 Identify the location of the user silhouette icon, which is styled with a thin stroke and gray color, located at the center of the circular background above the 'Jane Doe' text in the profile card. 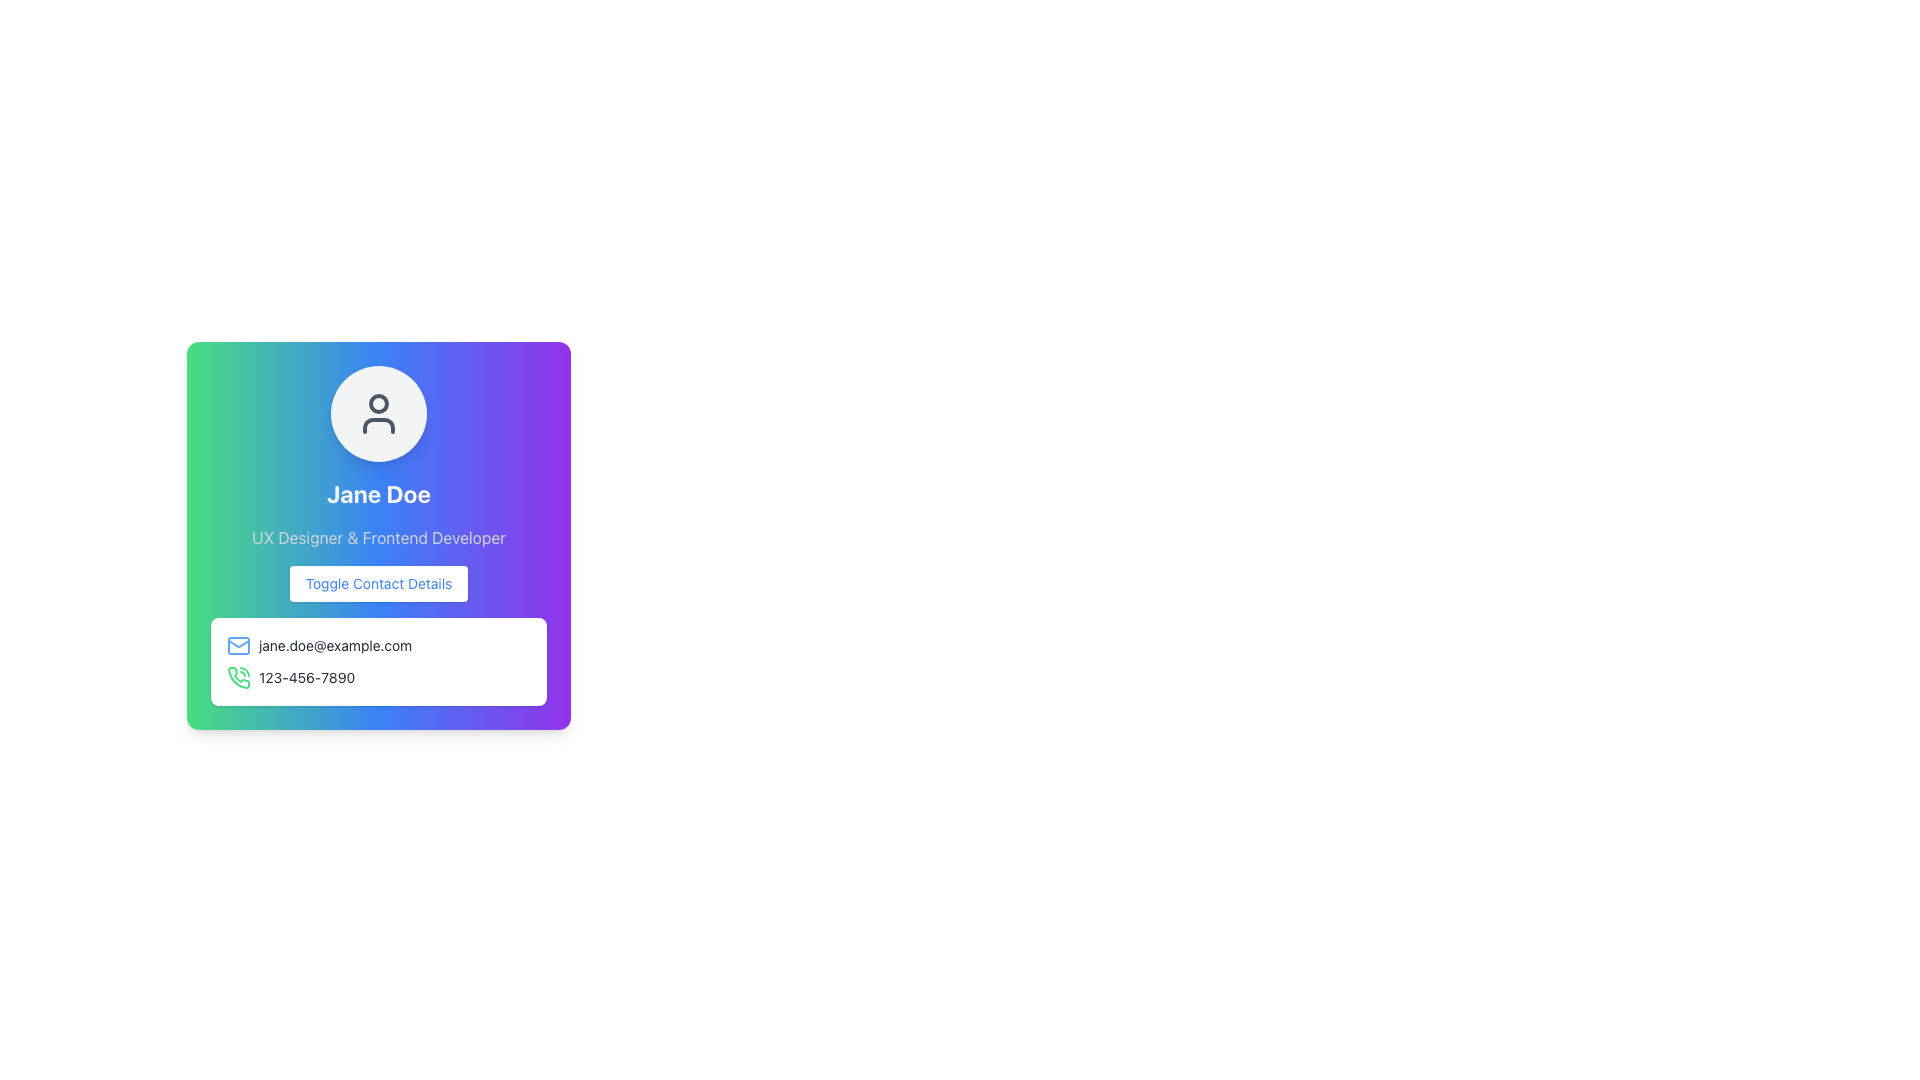
(379, 412).